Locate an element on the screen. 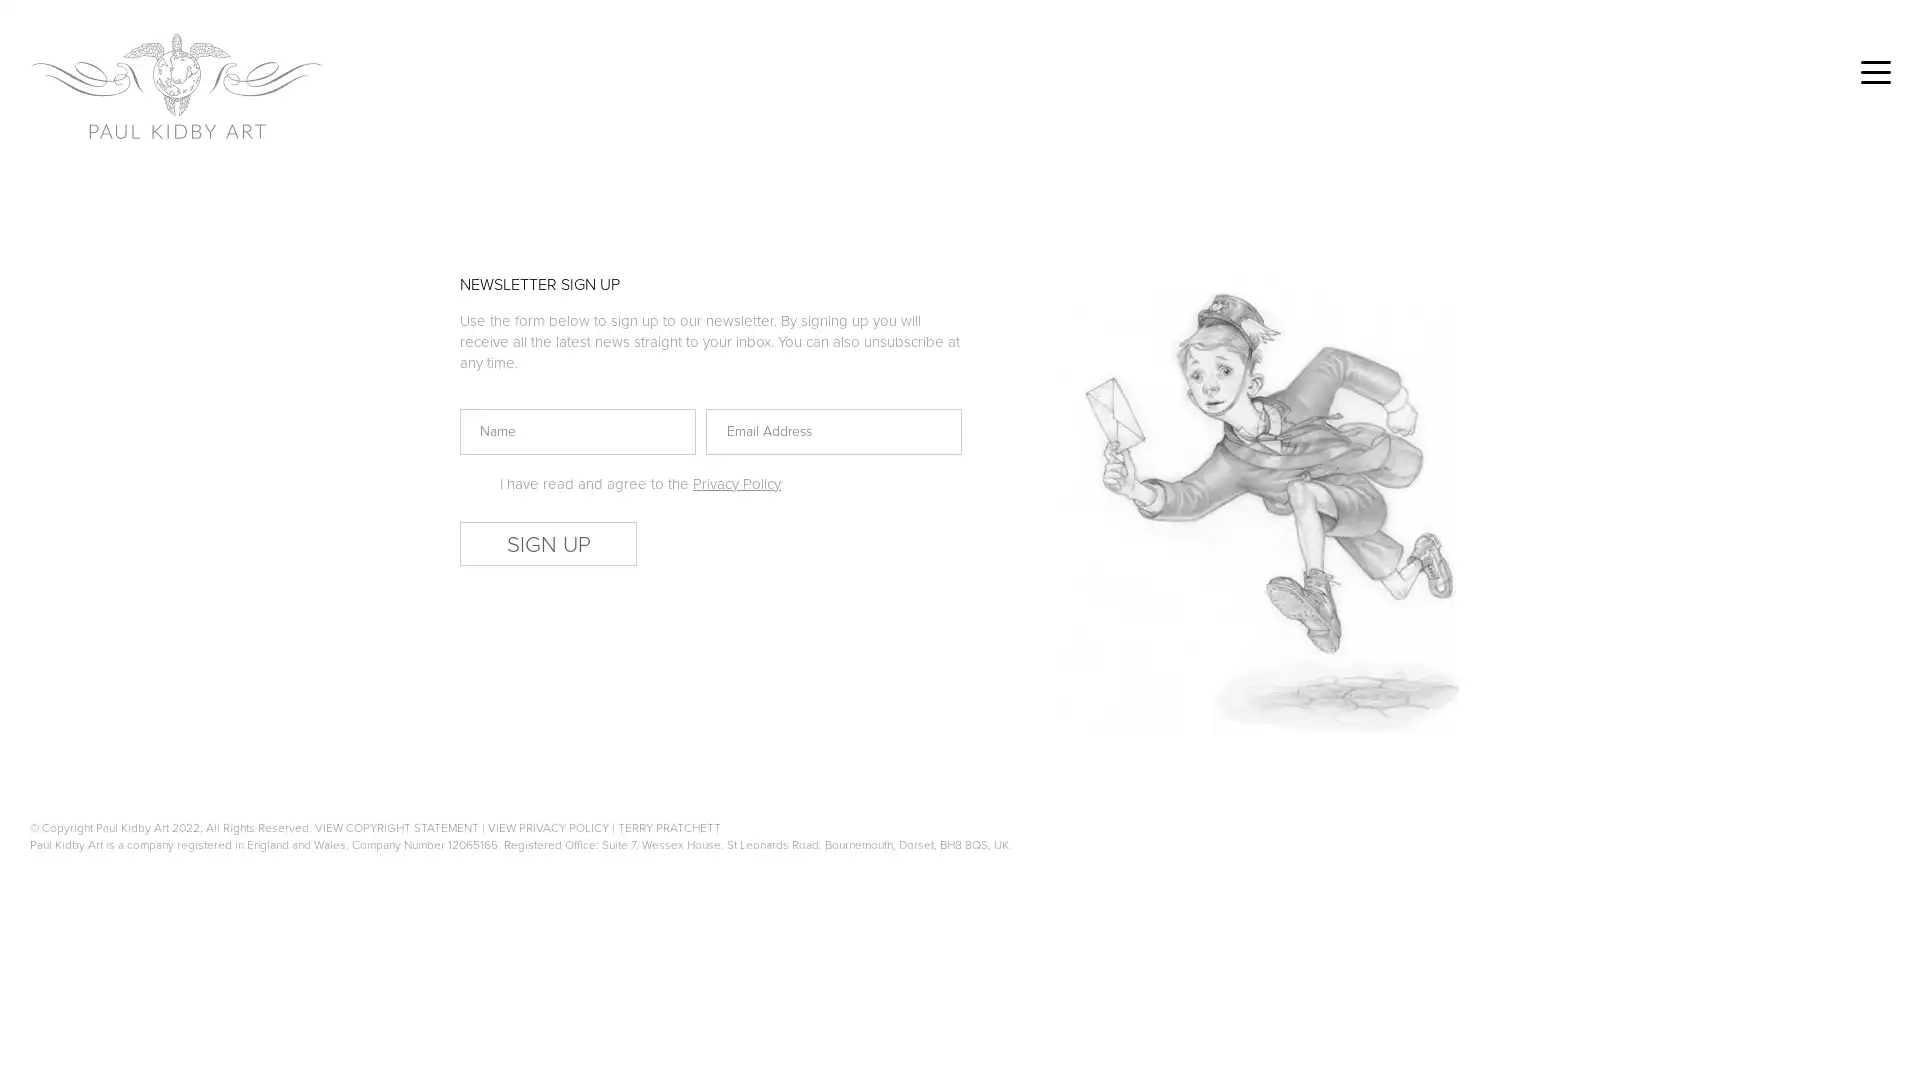  SIGN UP is located at coordinates (548, 543).